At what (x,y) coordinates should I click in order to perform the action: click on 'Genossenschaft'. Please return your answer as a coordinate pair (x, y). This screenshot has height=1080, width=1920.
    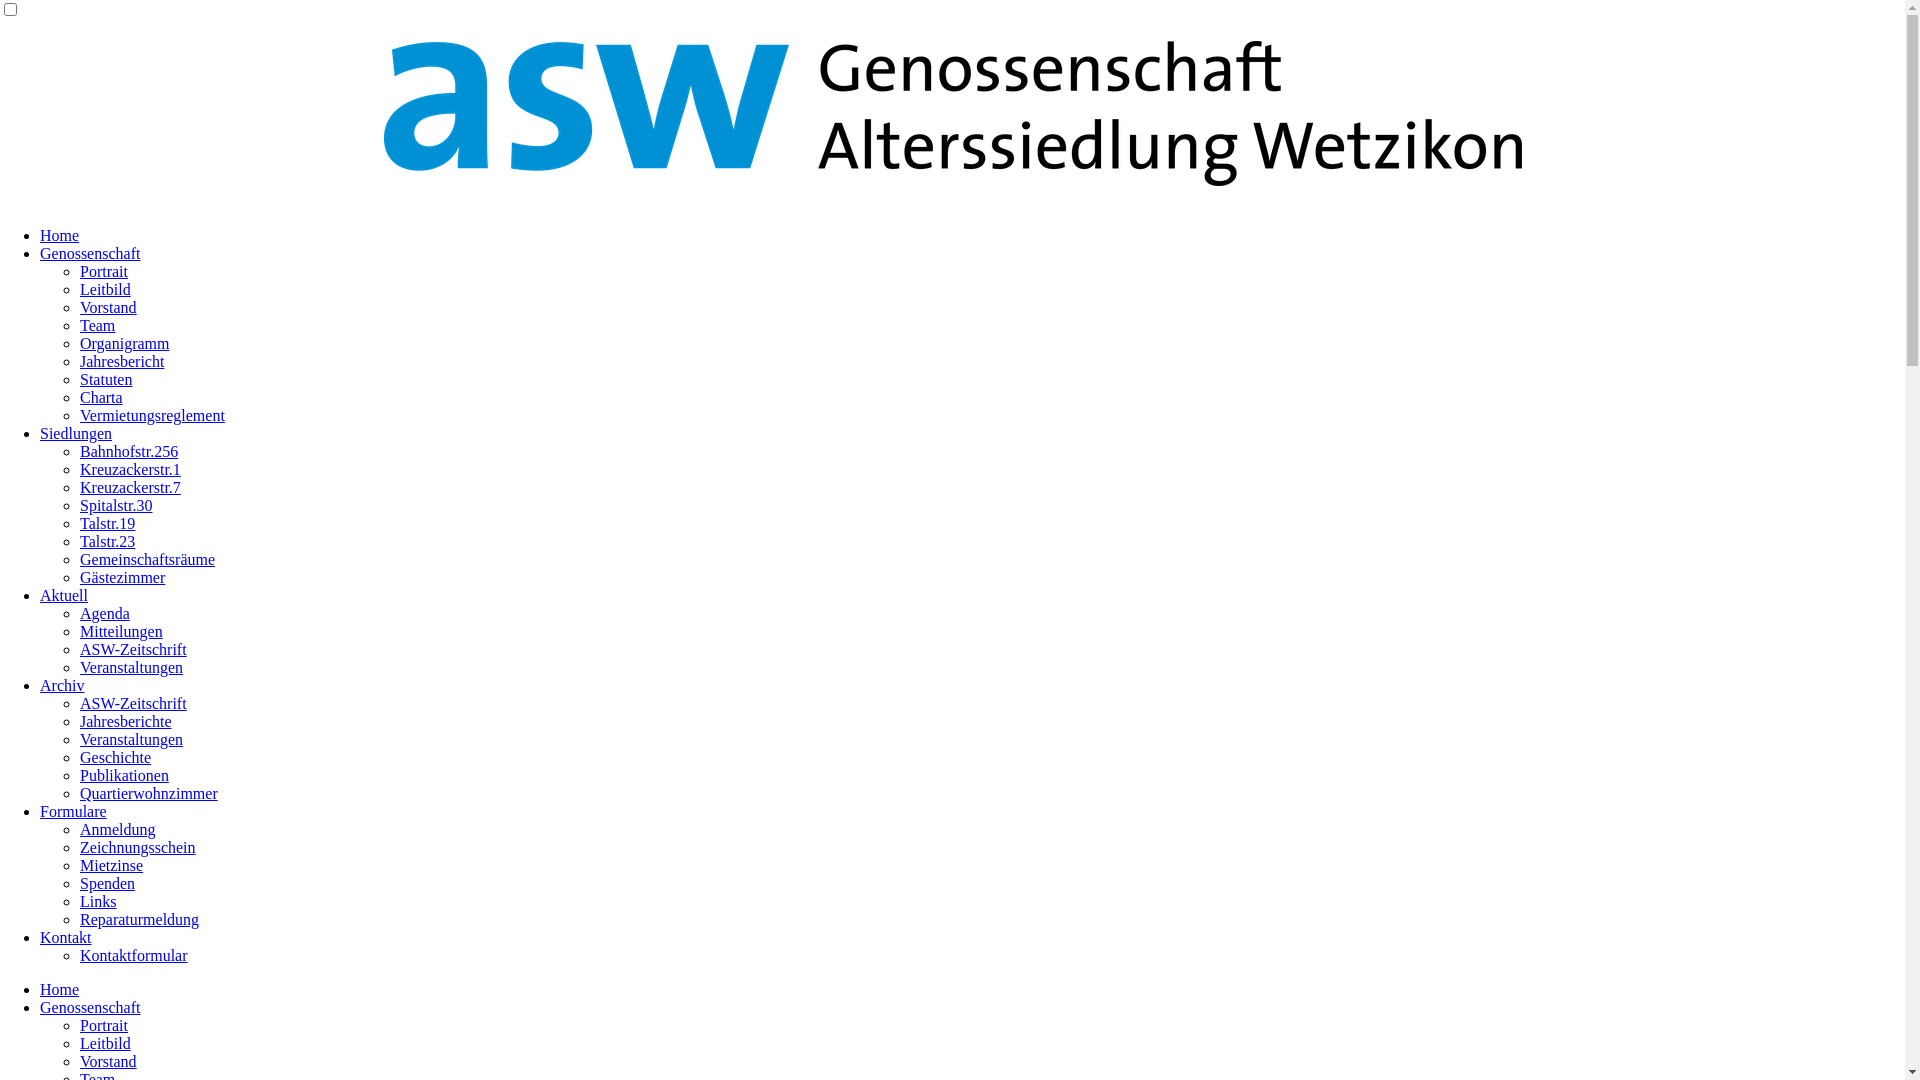
    Looking at the image, I should click on (89, 1007).